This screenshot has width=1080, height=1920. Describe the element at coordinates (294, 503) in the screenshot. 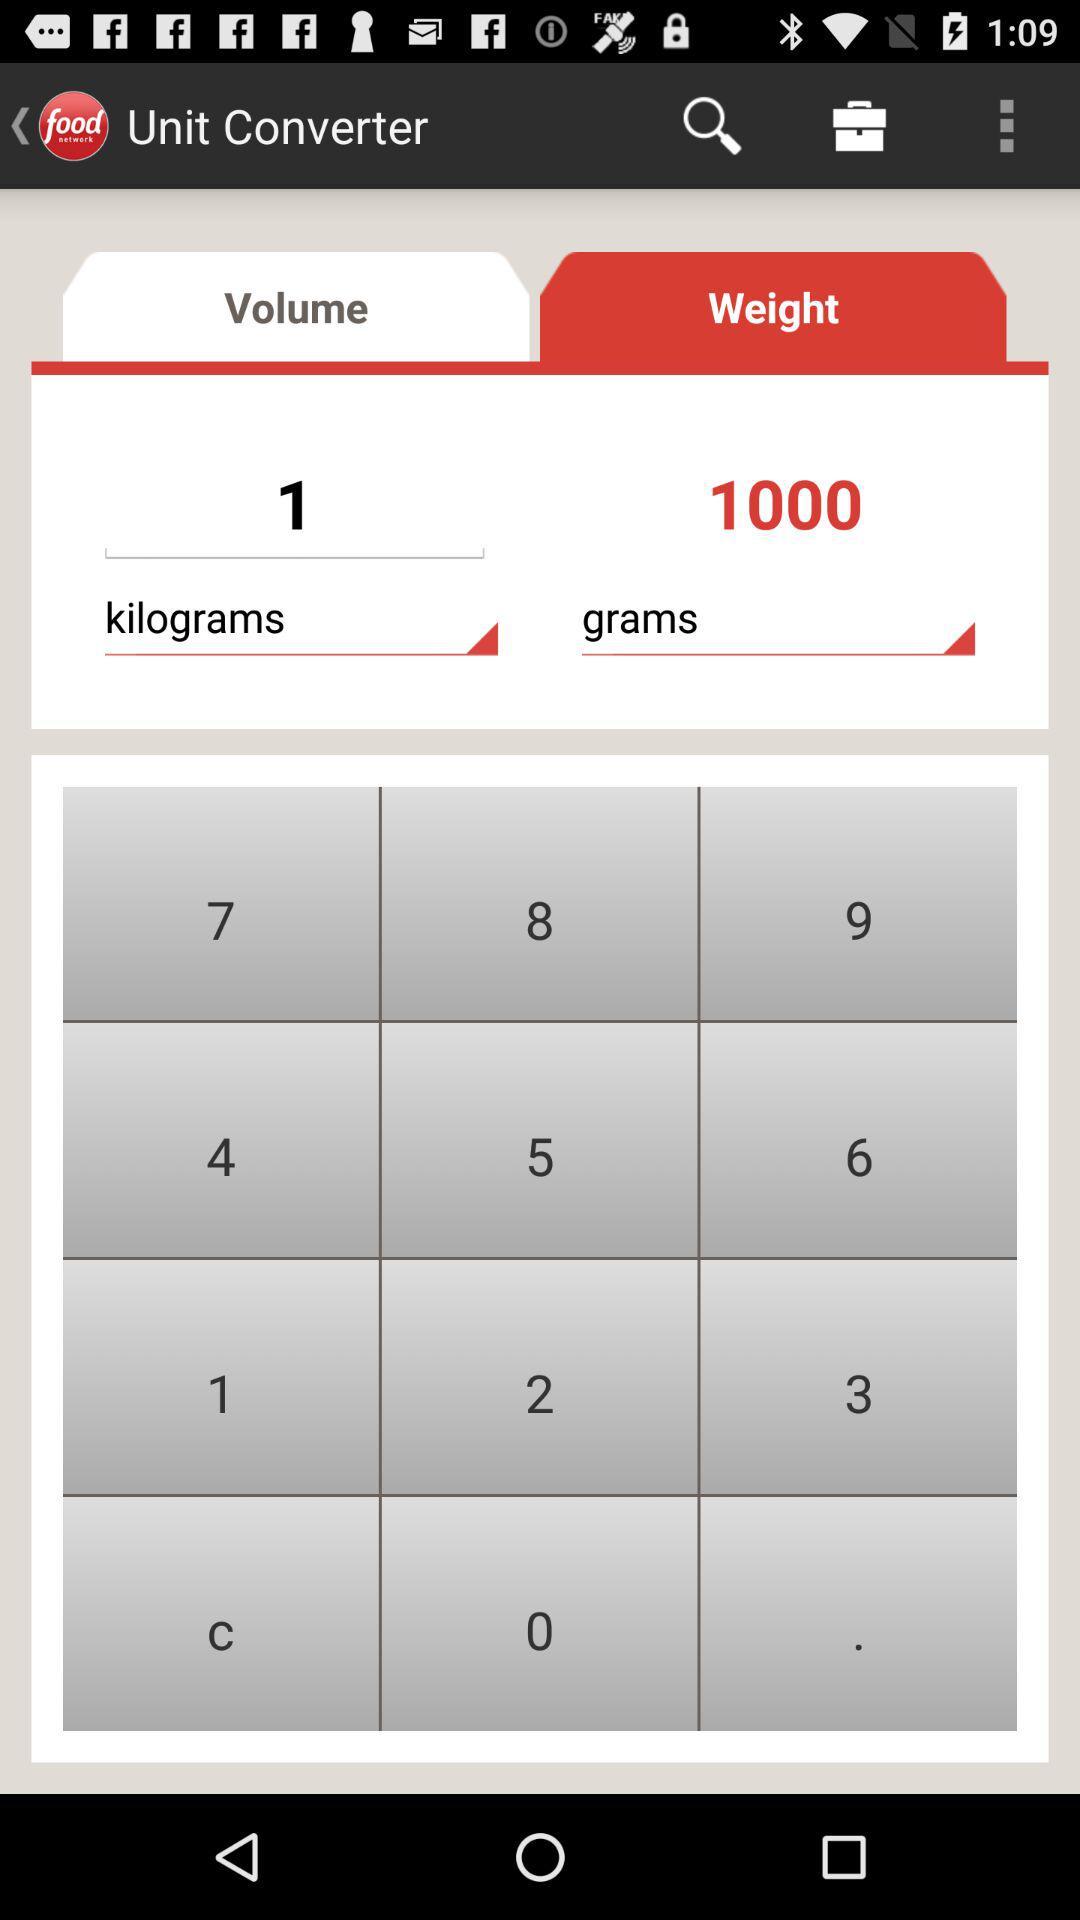

I see `the dropbox below volume` at that location.